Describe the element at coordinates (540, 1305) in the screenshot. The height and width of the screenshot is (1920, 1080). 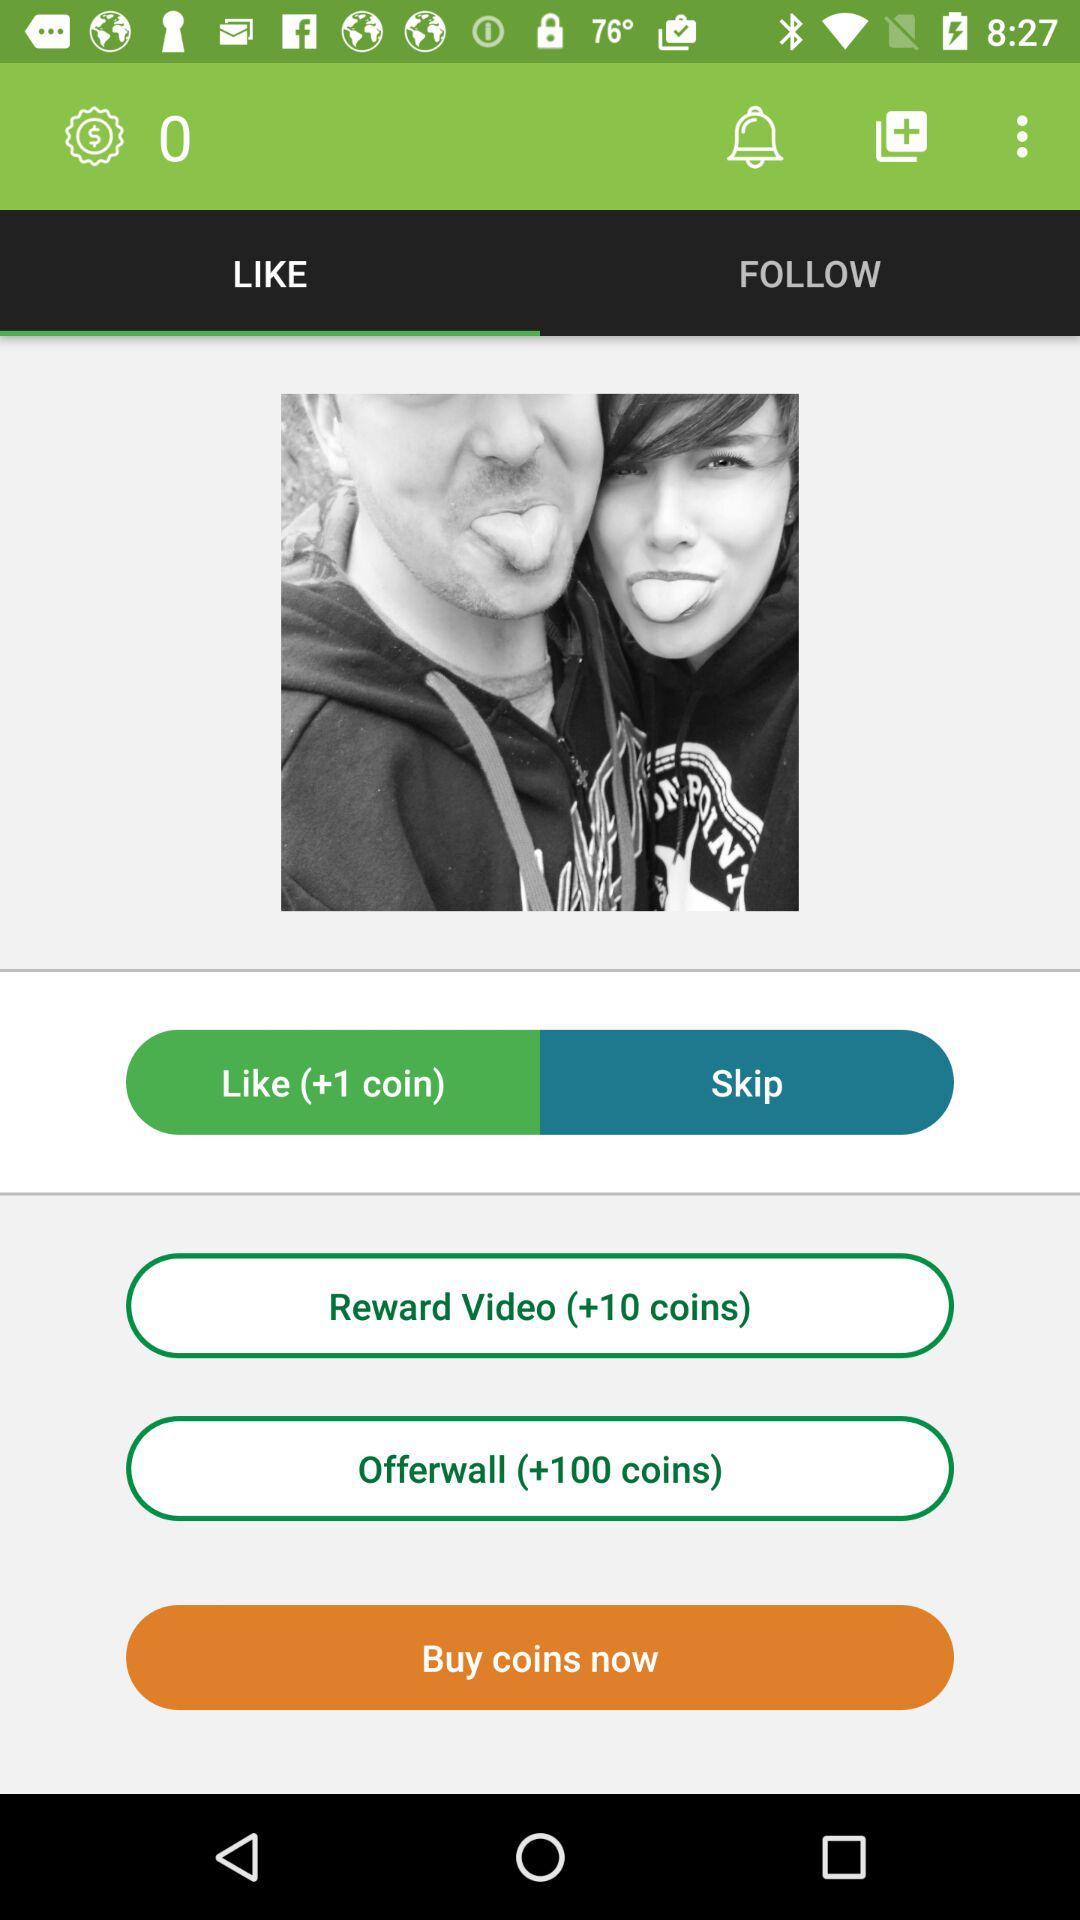
I see `the reward video 10 icon` at that location.